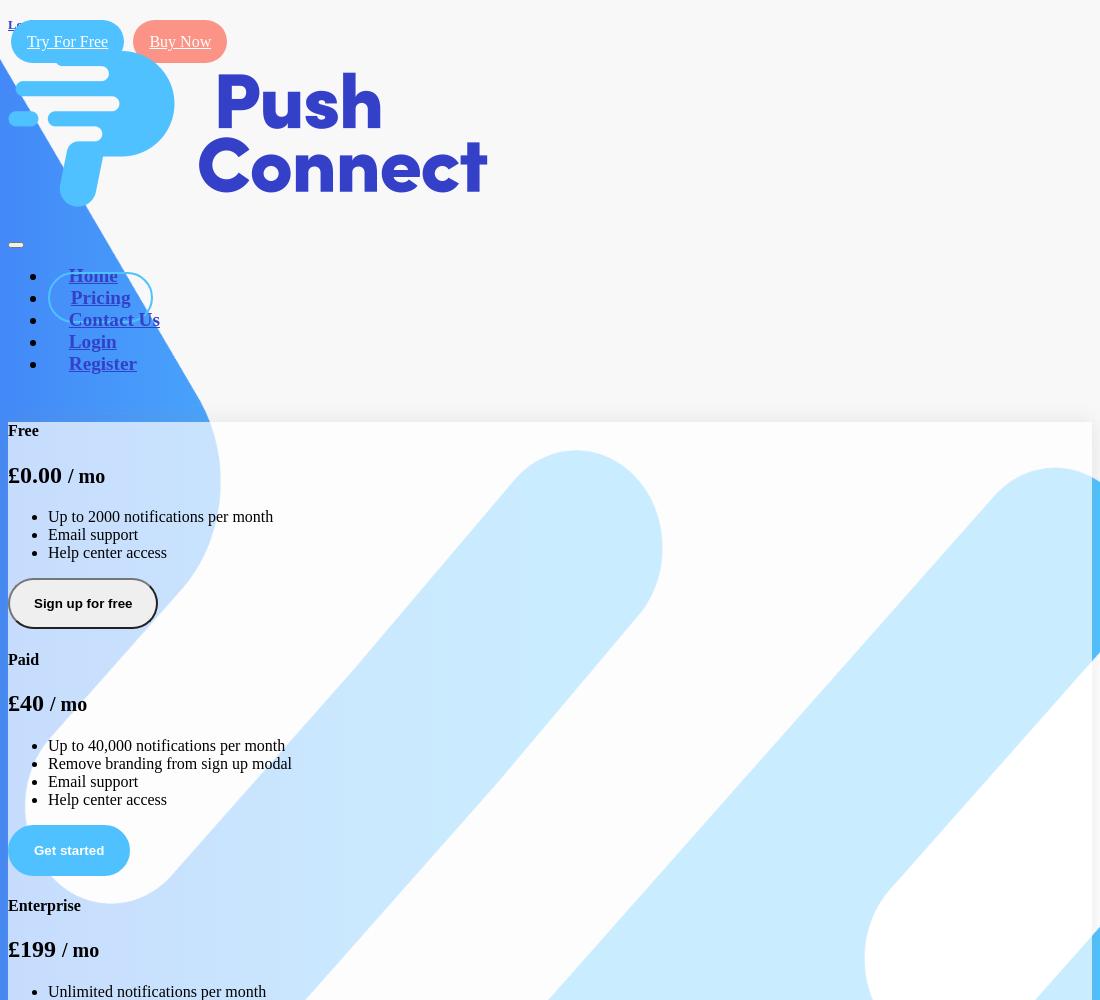 The height and width of the screenshot is (1000, 1100). What do you see at coordinates (178, 41) in the screenshot?
I see `'Buy Now'` at bounding box center [178, 41].